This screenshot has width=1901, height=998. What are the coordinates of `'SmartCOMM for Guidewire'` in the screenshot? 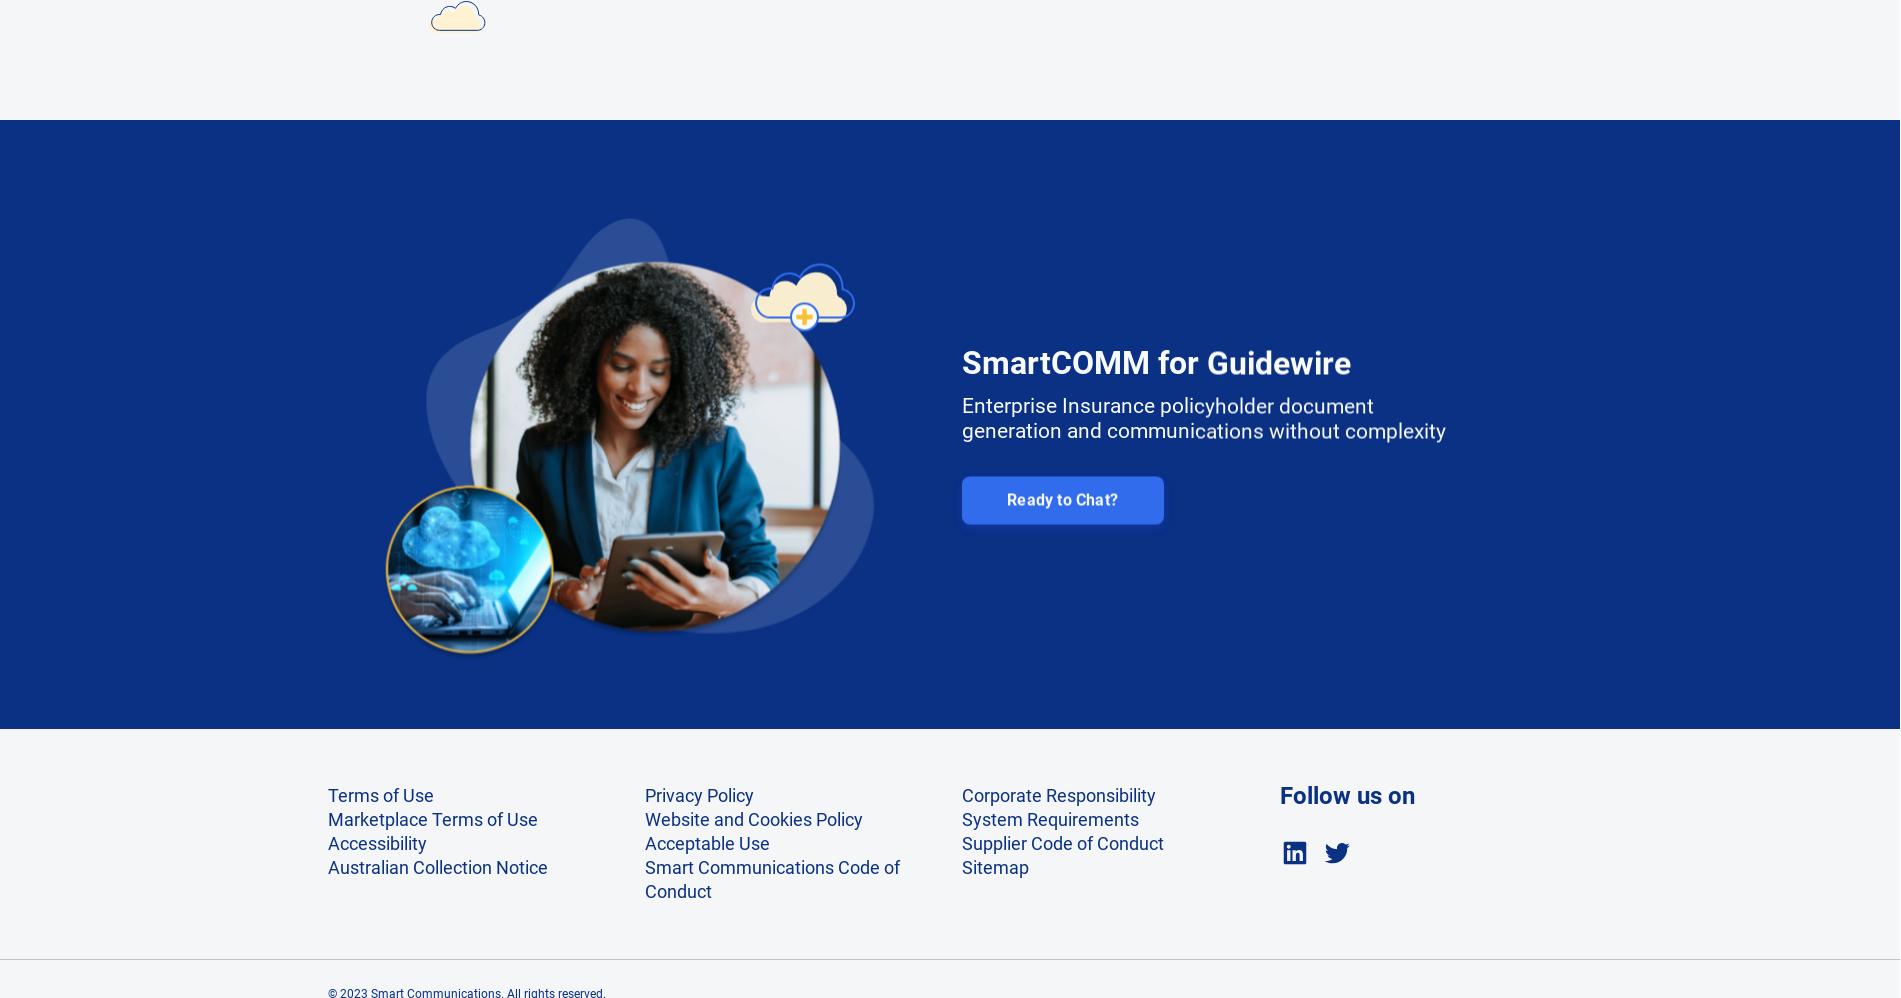 It's located at (1154, 349).